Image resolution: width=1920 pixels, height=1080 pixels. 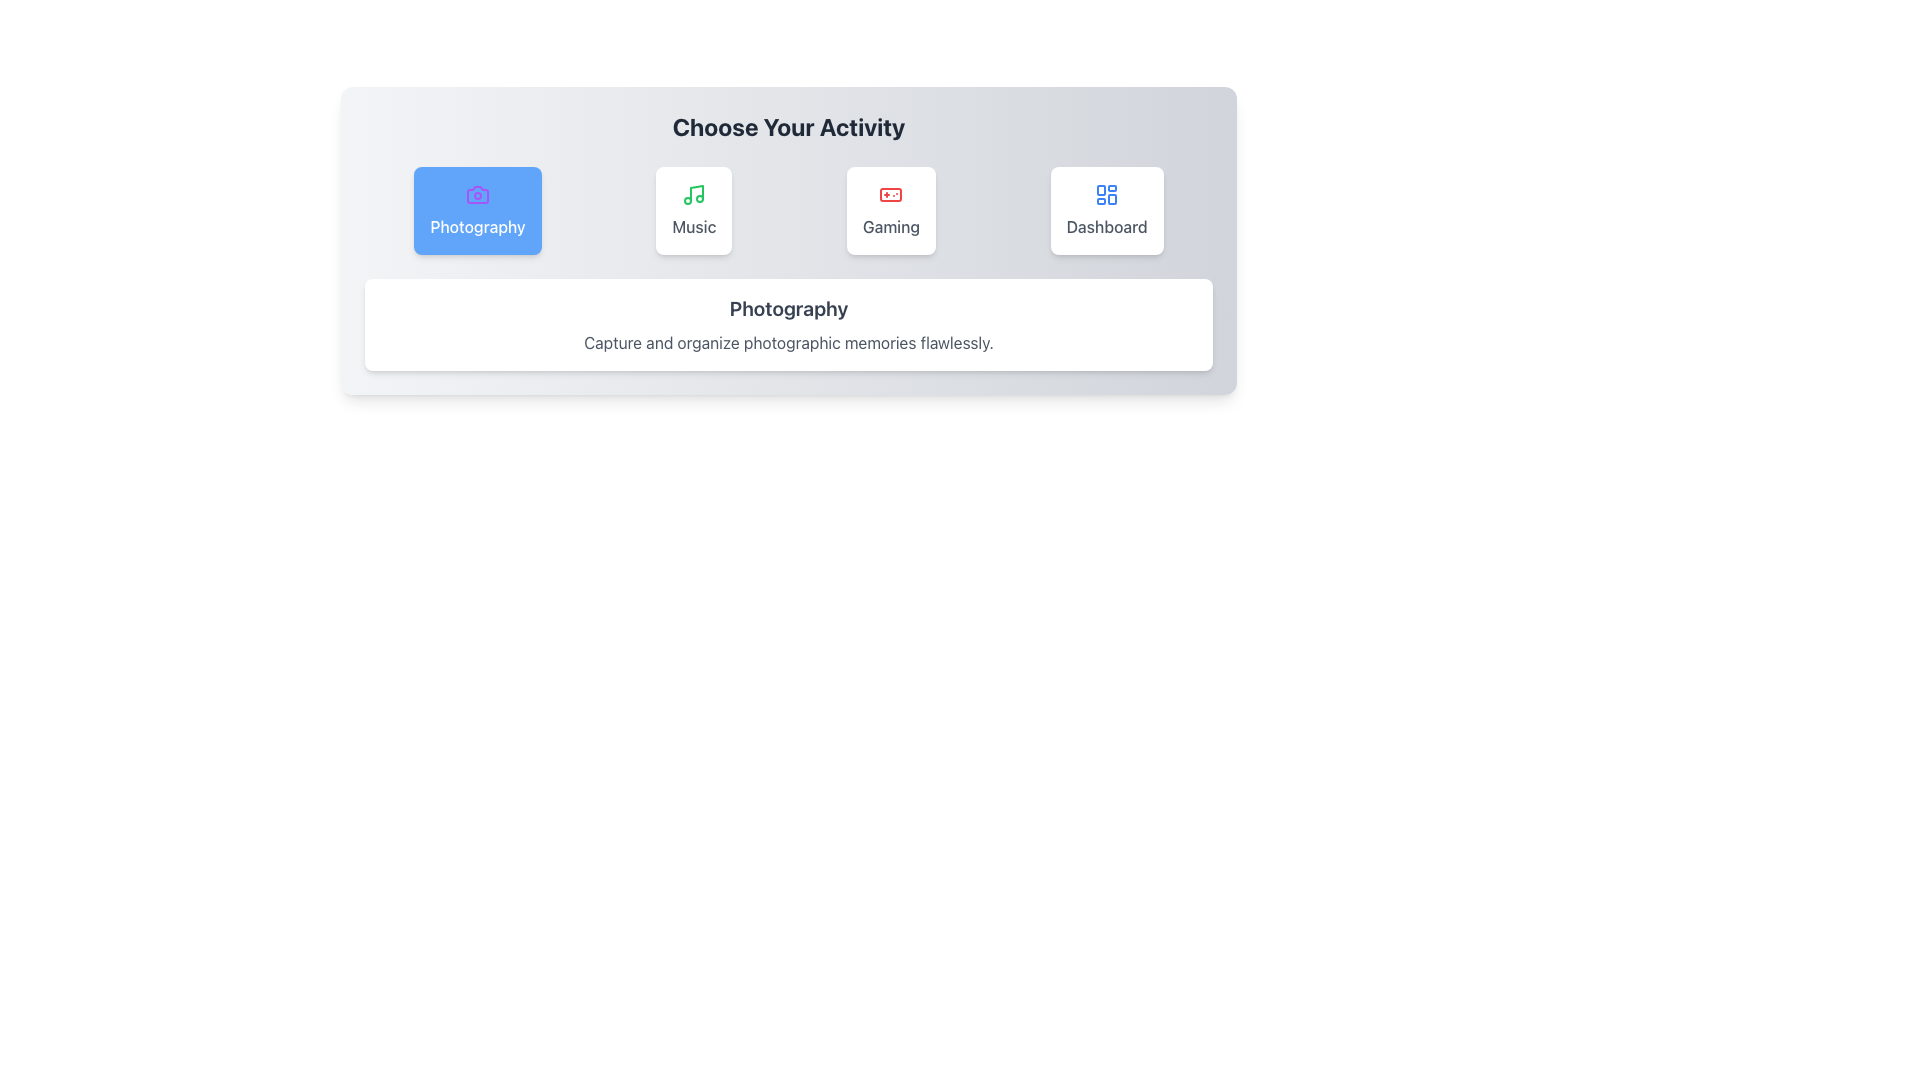 What do you see at coordinates (477, 211) in the screenshot?
I see `the first clickable button in the row under the heading 'Choose Your Activity'` at bounding box center [477, 211].